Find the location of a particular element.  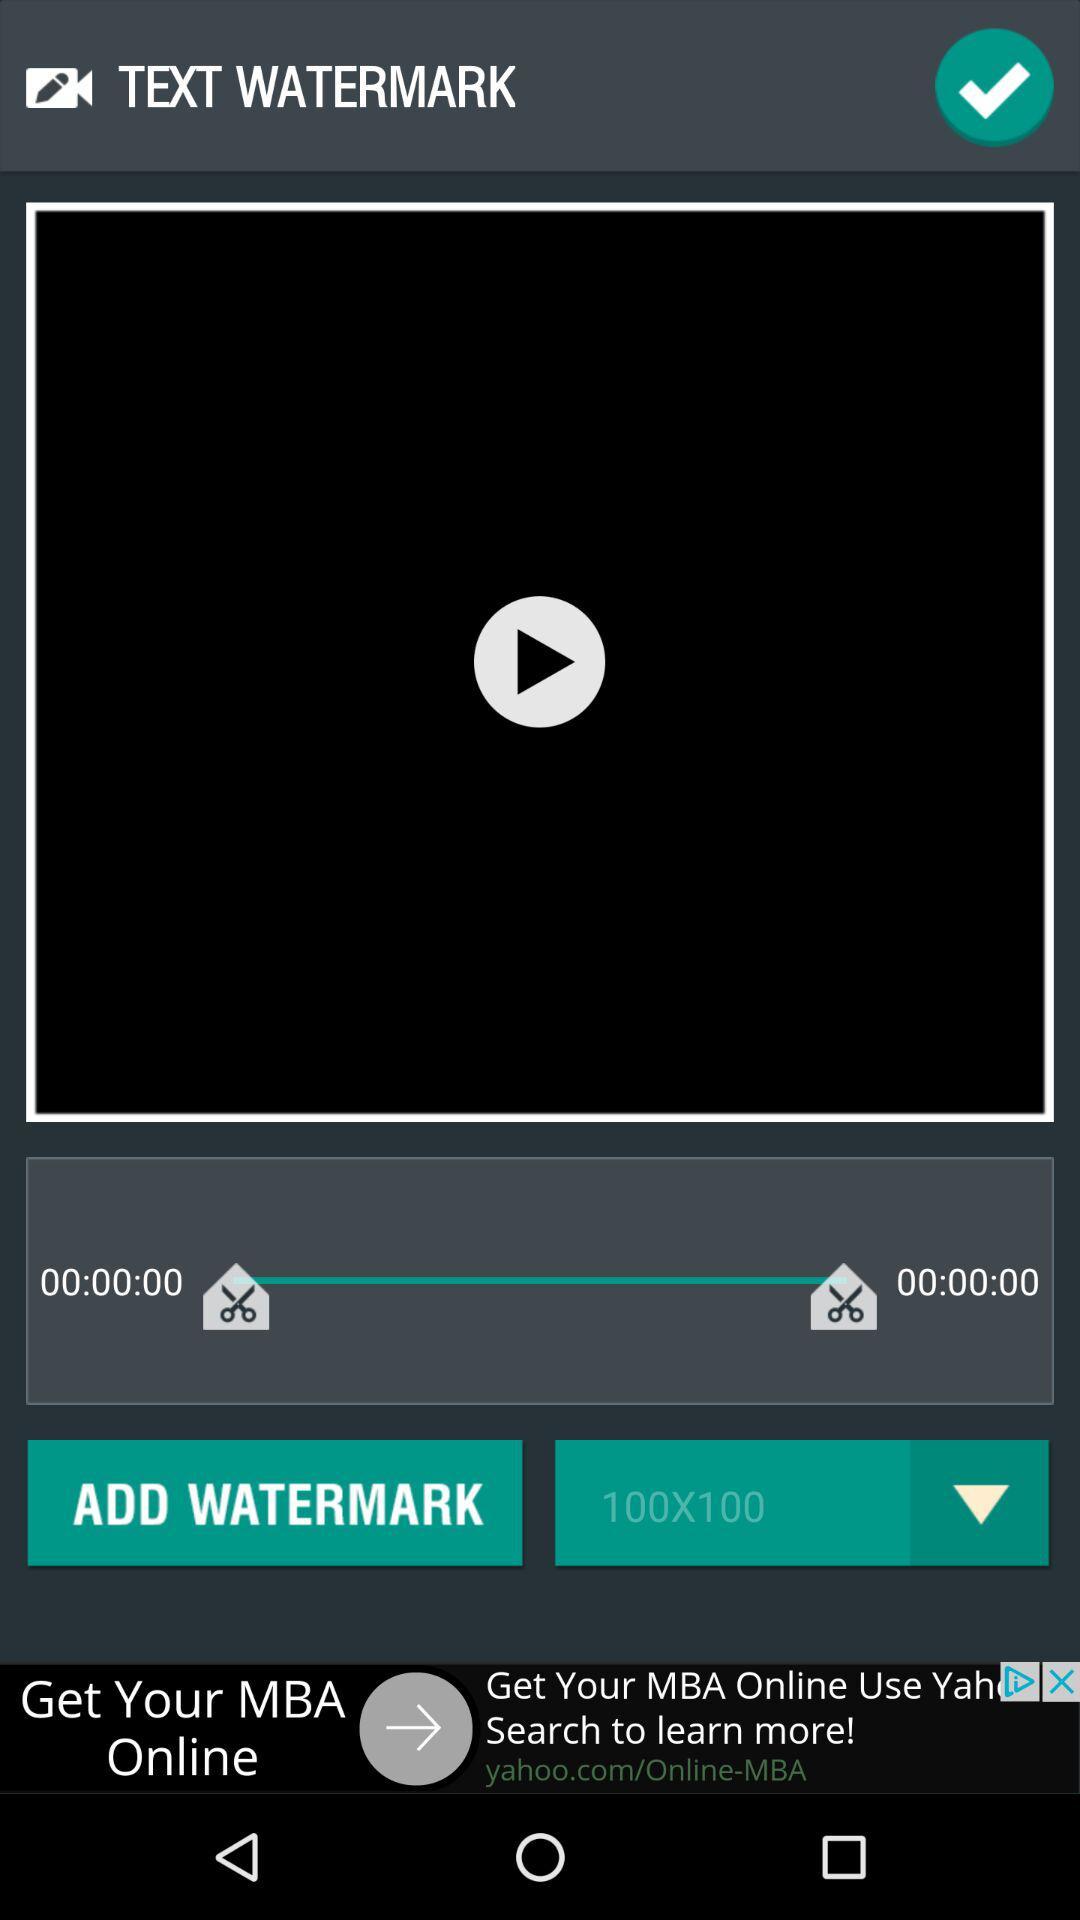

button is located at coordinates (538, 661).